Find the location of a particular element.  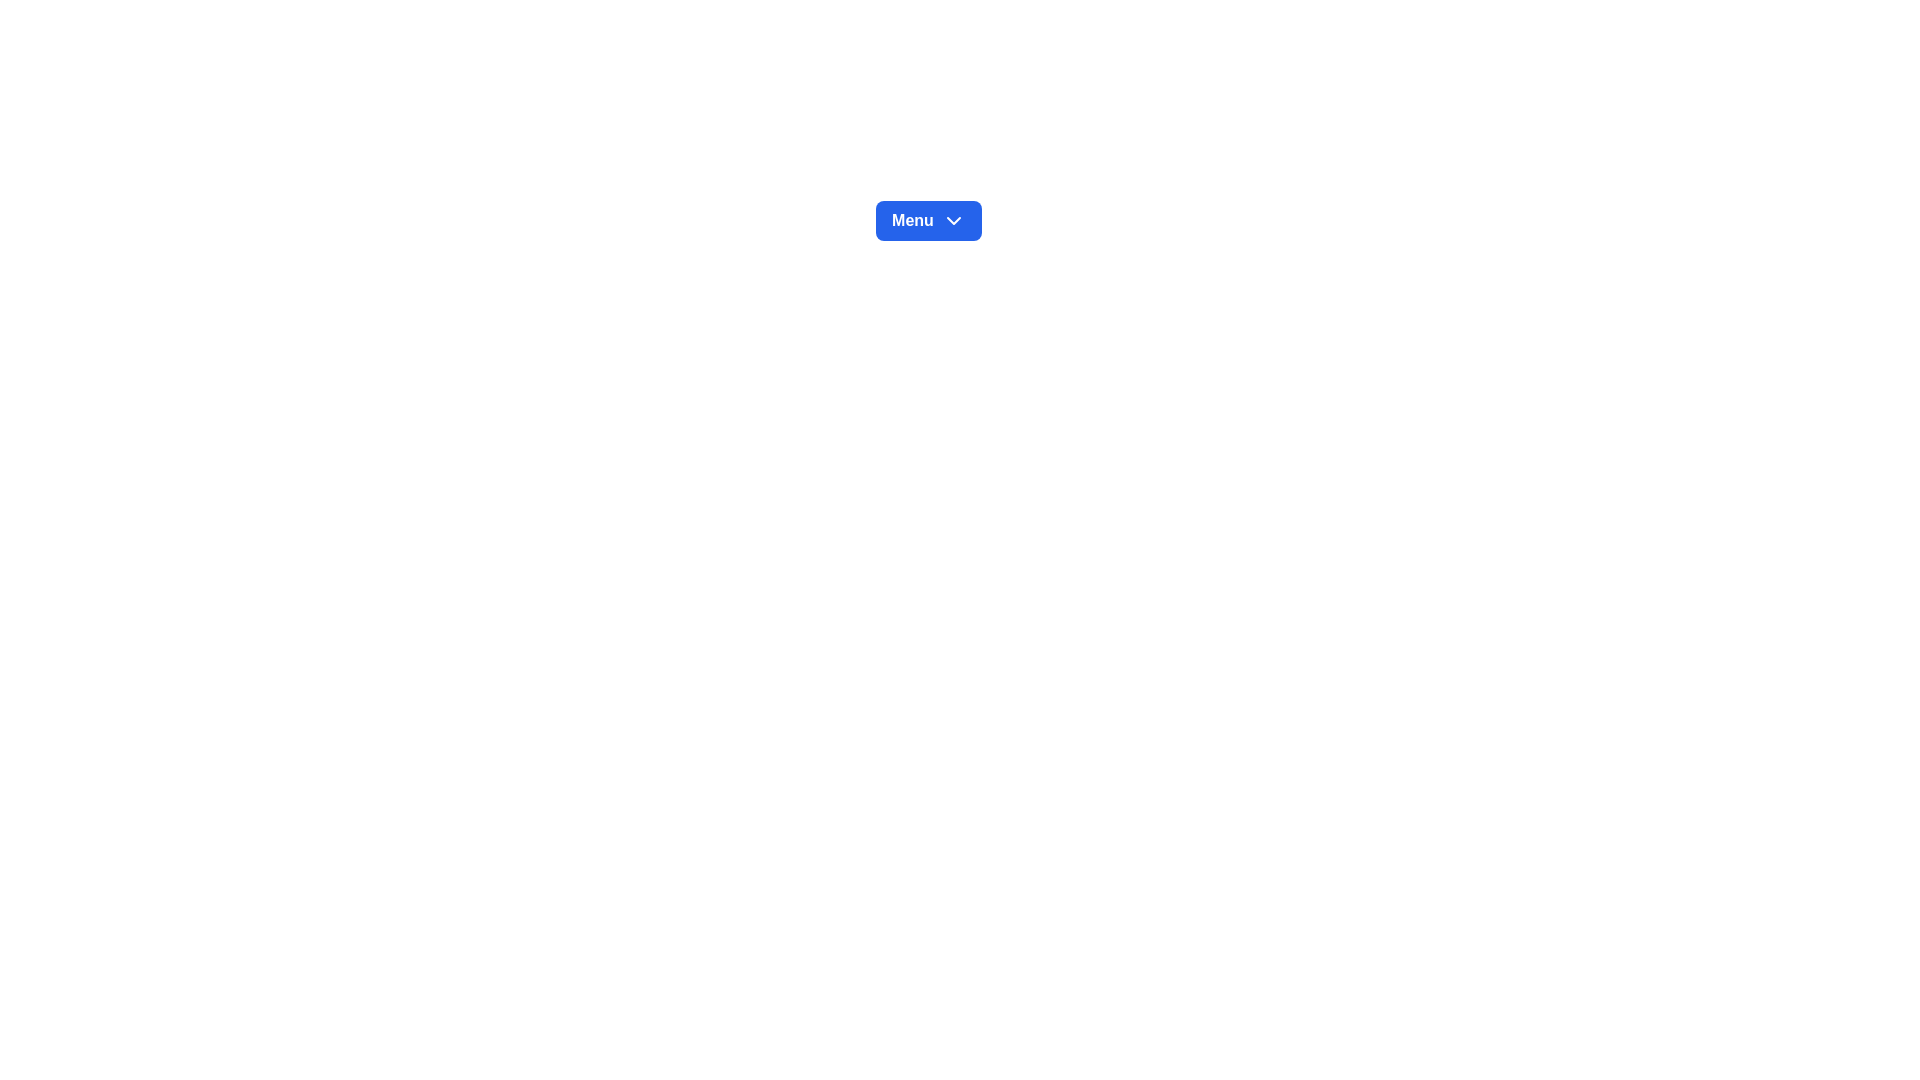

the downward-pointing chevron icon located to the right of the 'Menu' button is located at coordinates (952, 220).